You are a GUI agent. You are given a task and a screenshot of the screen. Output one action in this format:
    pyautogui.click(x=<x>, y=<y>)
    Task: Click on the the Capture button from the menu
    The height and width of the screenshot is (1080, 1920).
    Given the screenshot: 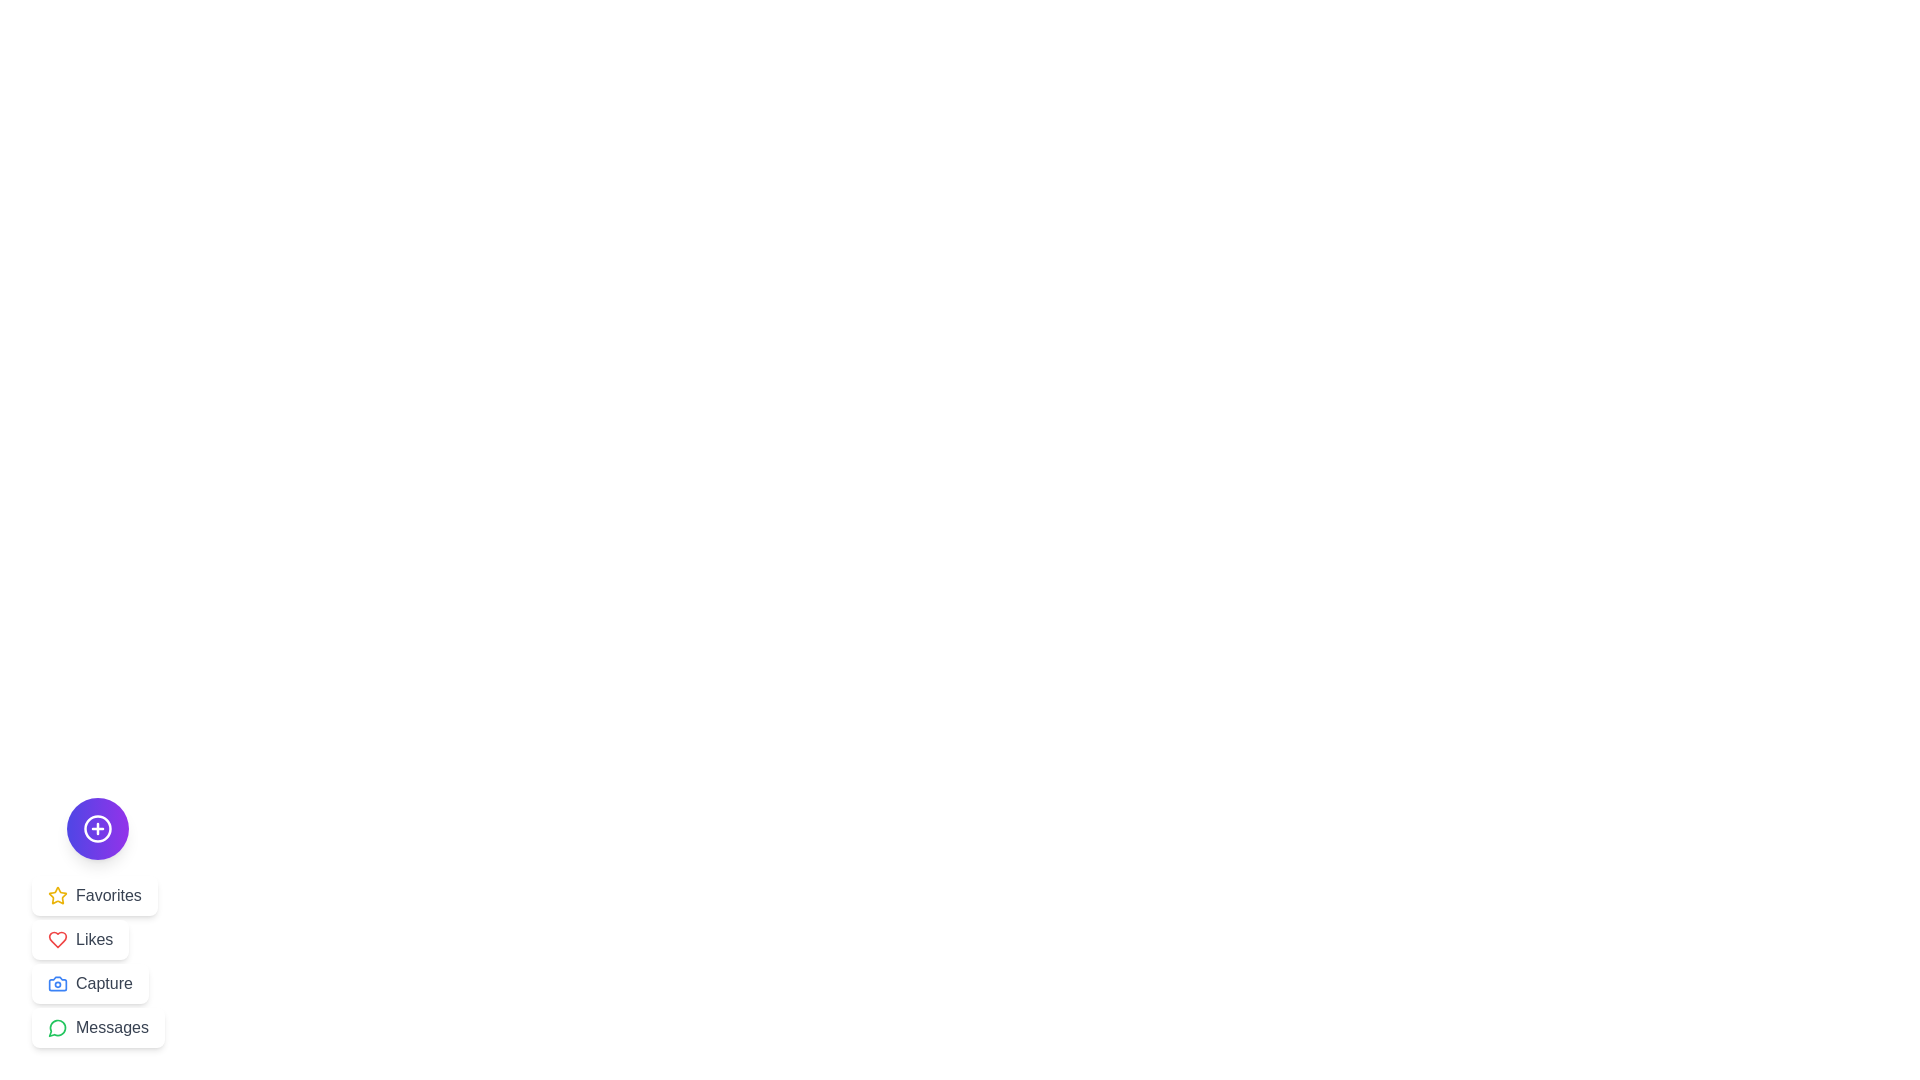 What is the action you would take?
    pyautogui.click(x=89, y=982)
    